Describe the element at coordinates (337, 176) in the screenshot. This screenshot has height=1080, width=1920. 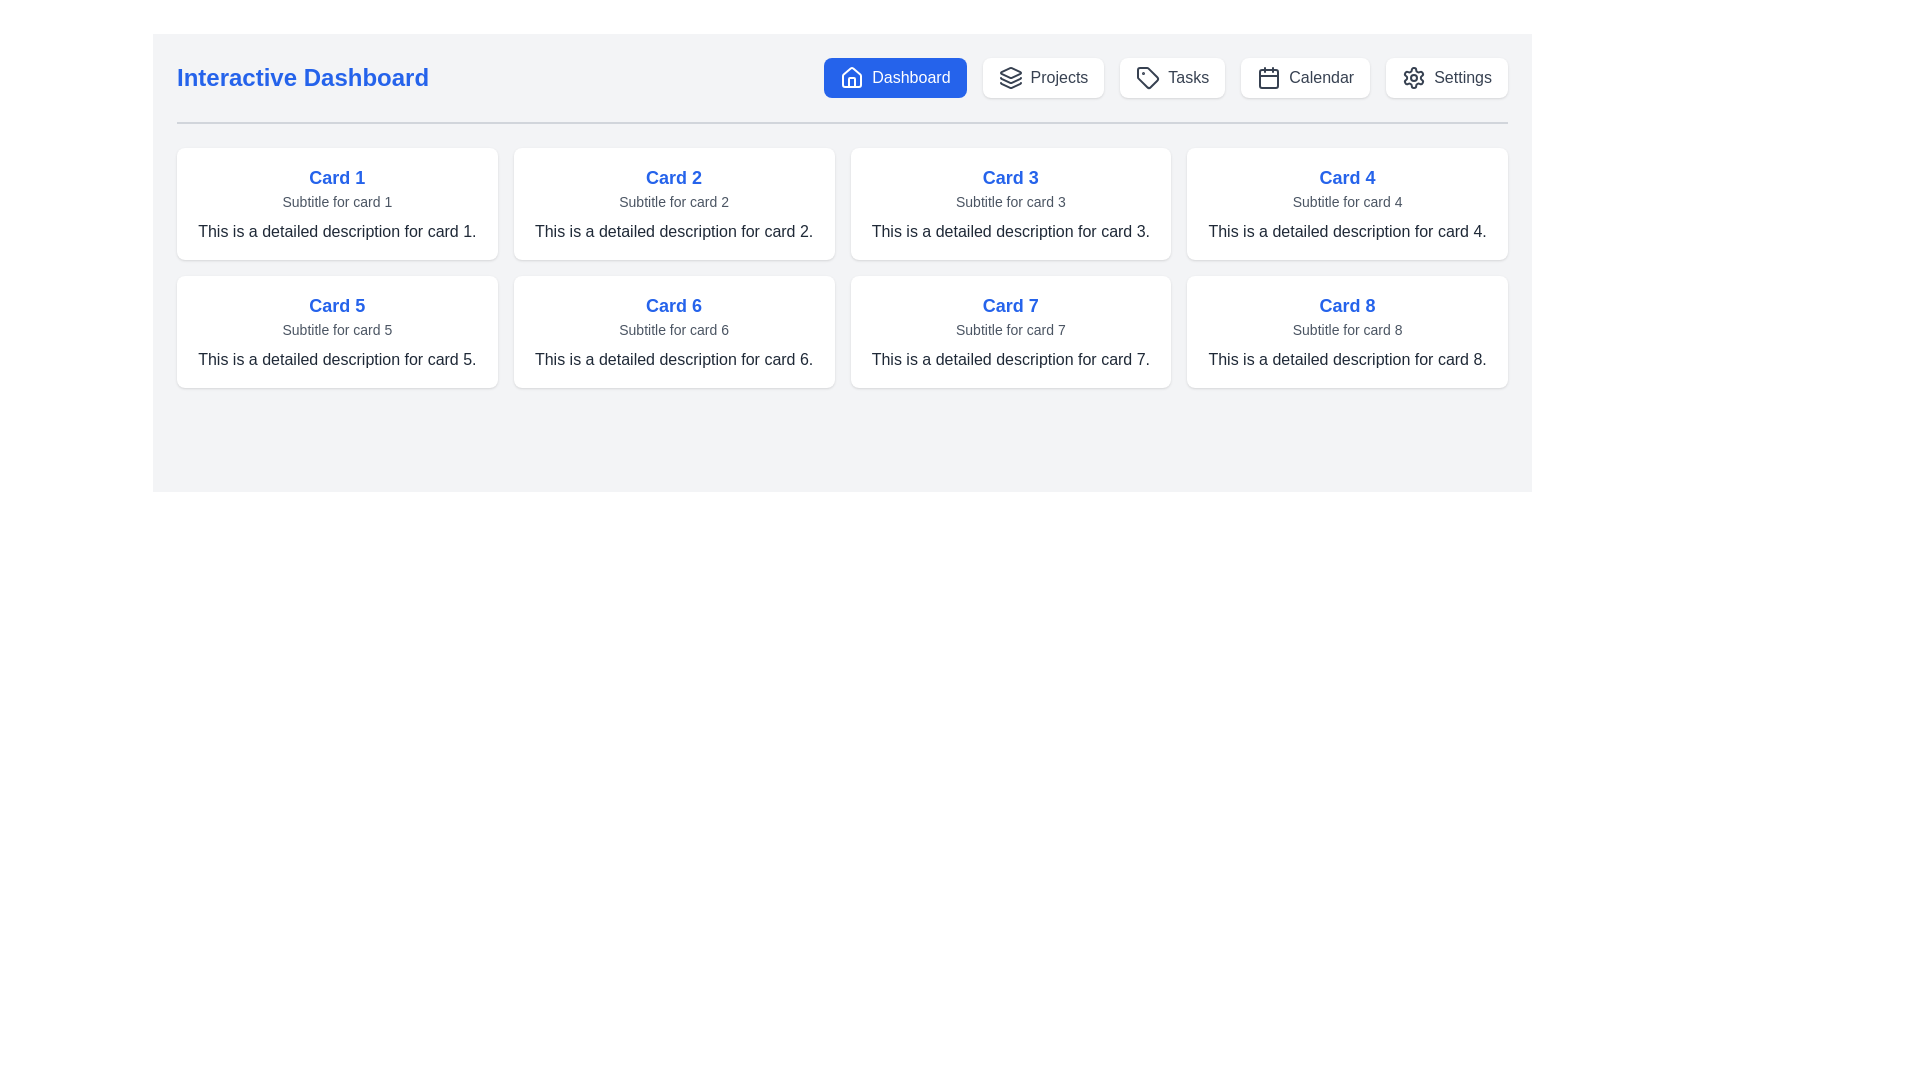
I see `the Text Label that serves as the title or heading for the first card in the grid layout, positioned above the subtitle and description text` at that location.